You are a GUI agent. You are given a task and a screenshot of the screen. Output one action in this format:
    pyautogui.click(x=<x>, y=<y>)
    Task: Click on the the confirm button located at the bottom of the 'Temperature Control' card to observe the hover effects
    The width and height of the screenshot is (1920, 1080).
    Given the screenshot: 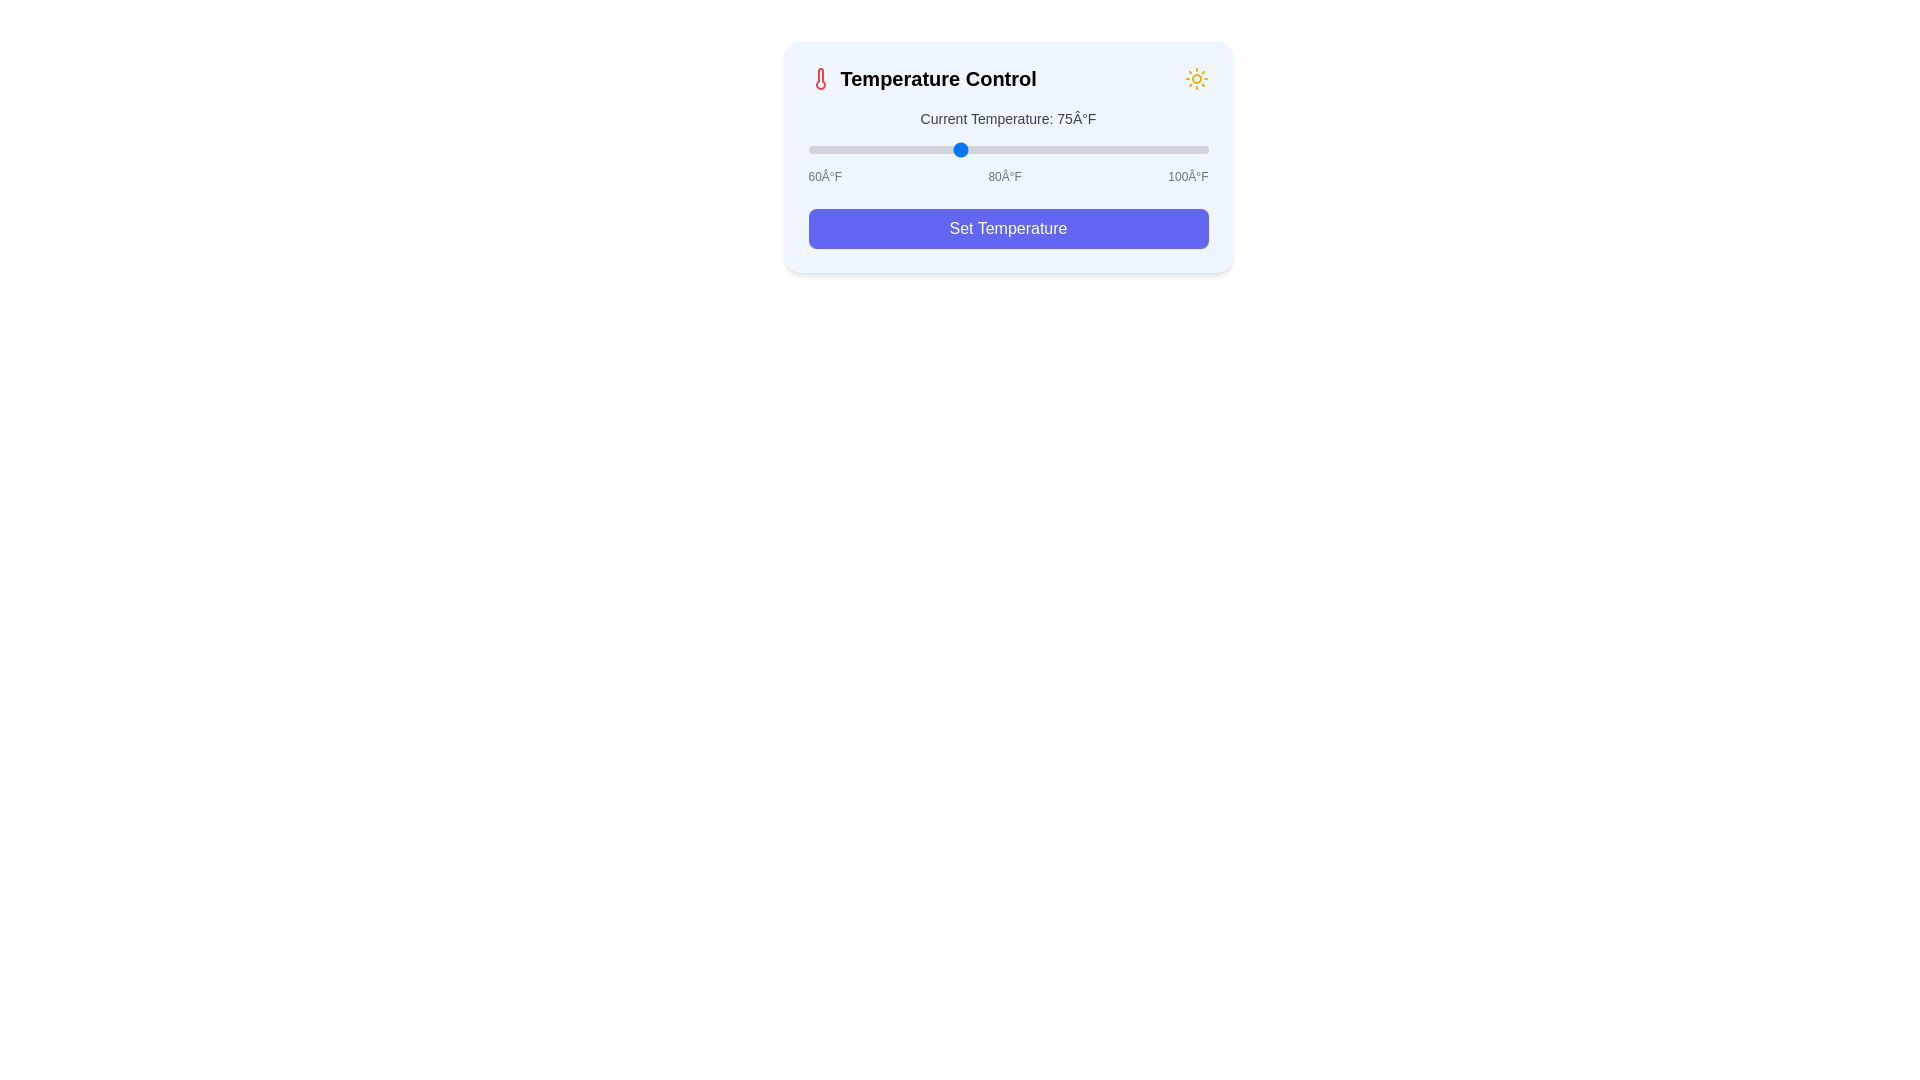 What is the action you would take?
    pyautogui.click(x=1008, y=227)
    